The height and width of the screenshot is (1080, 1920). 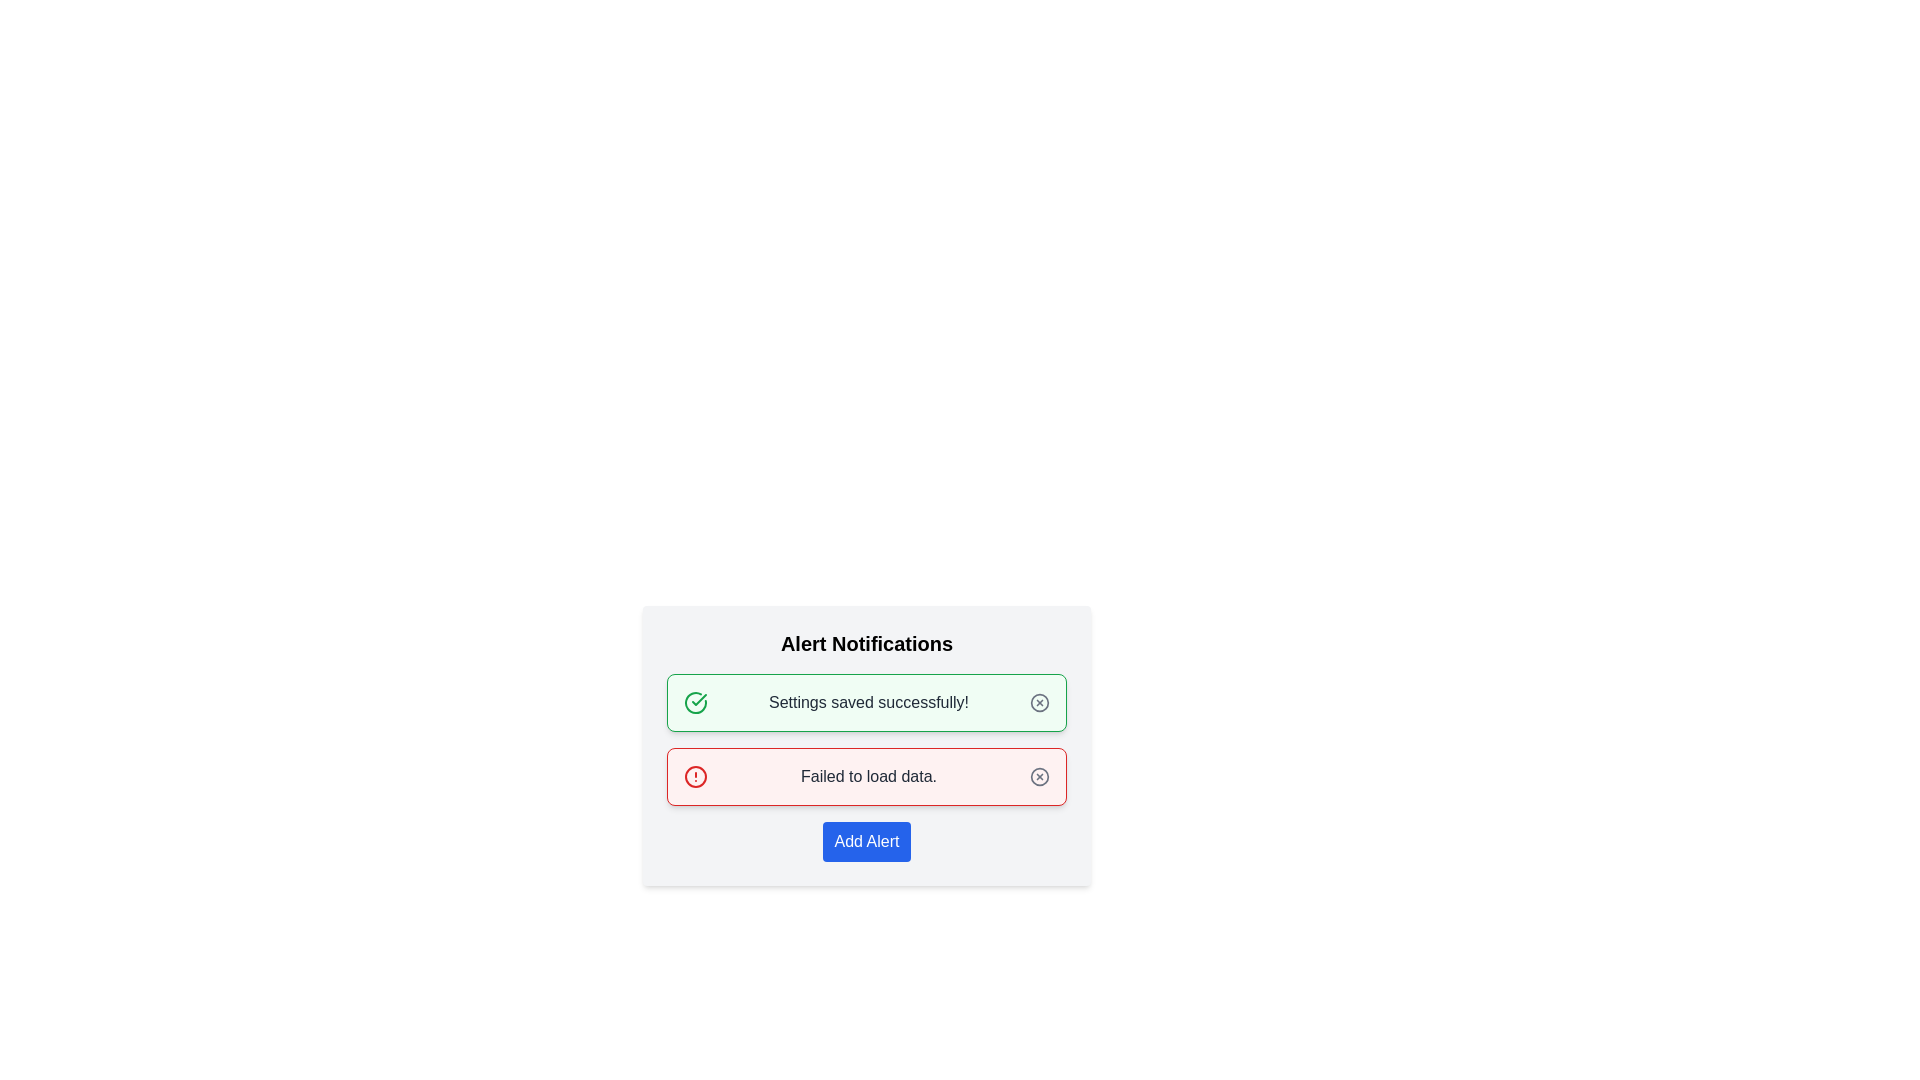 I want to click on the error message text label located in the second alert box, which indicates an issue with loading data, so click(x=868, y=775).